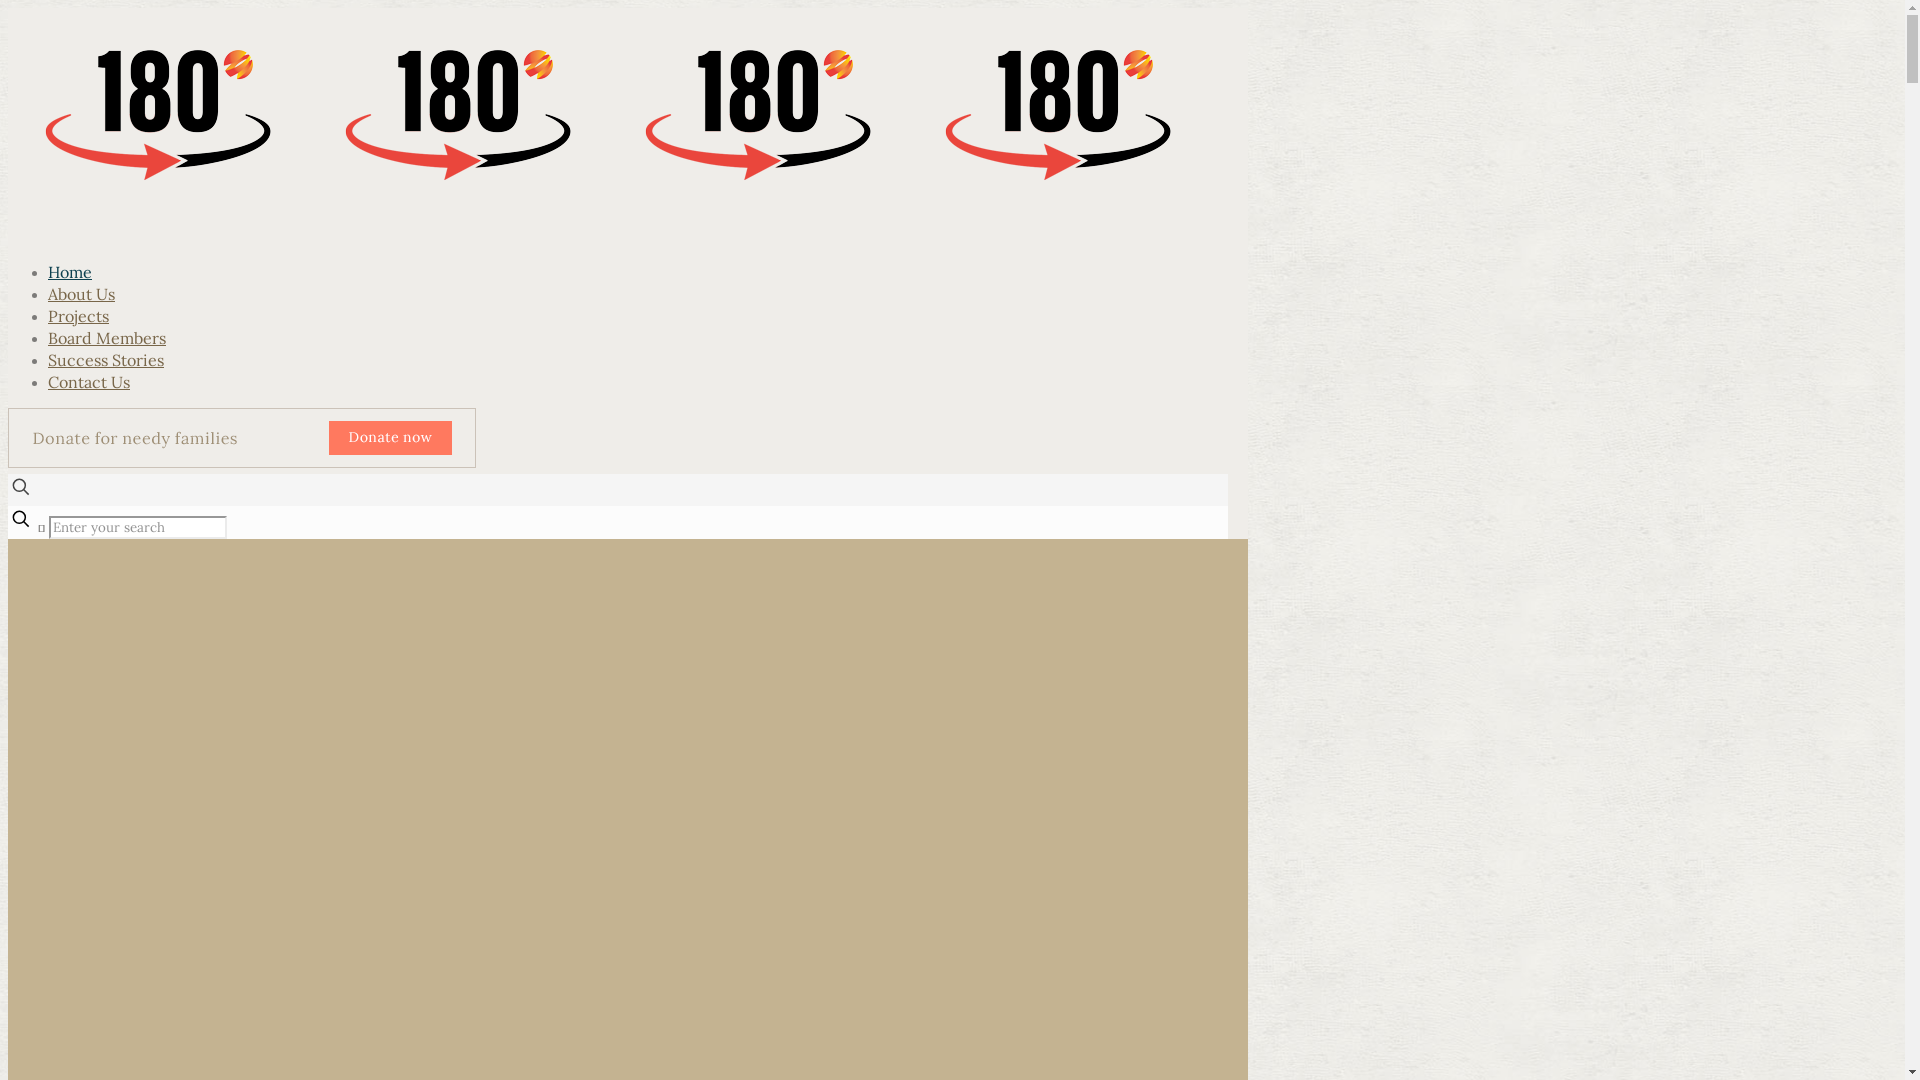  I want to click on 'About Us', so click(80, 293).